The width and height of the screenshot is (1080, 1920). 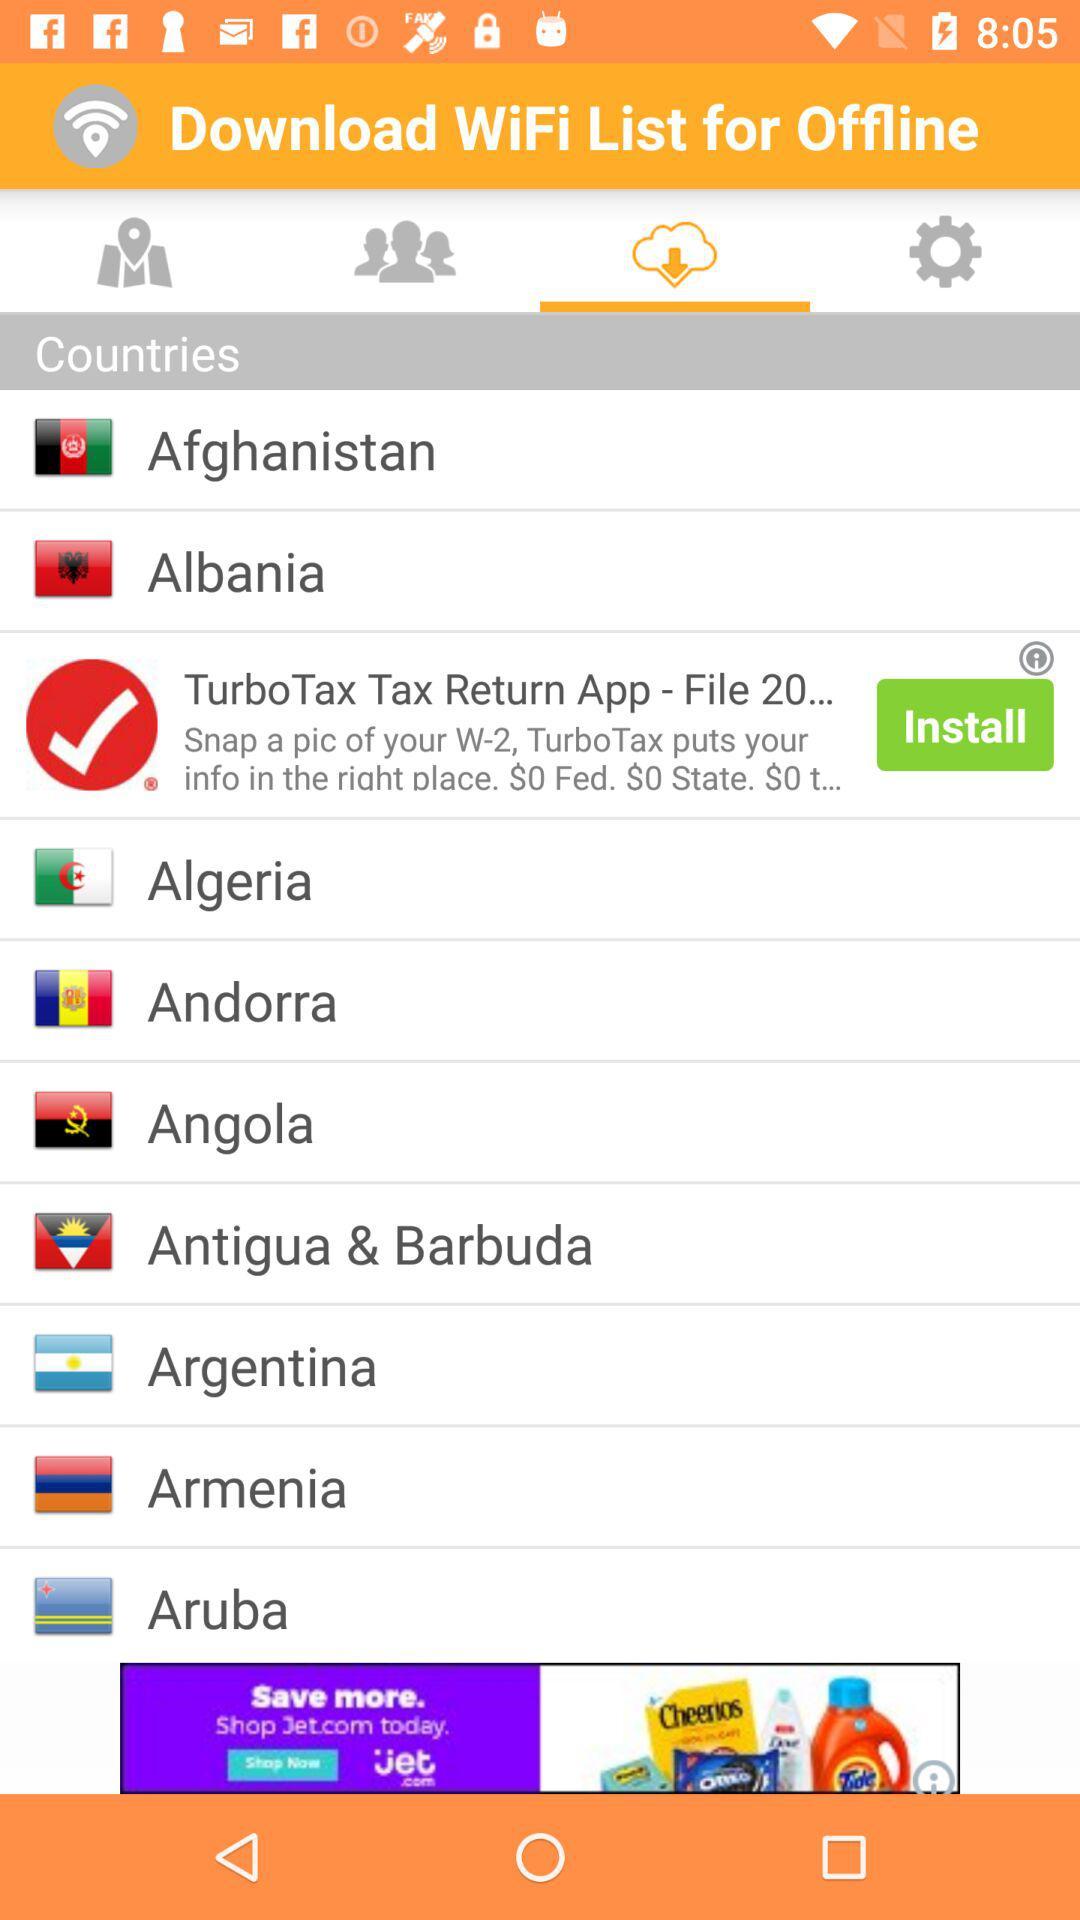 What do you see at coordinates (964, 723) in the screenshot?
I see `app to the right of turbotax tax return item` at bounding box center [964, 723].